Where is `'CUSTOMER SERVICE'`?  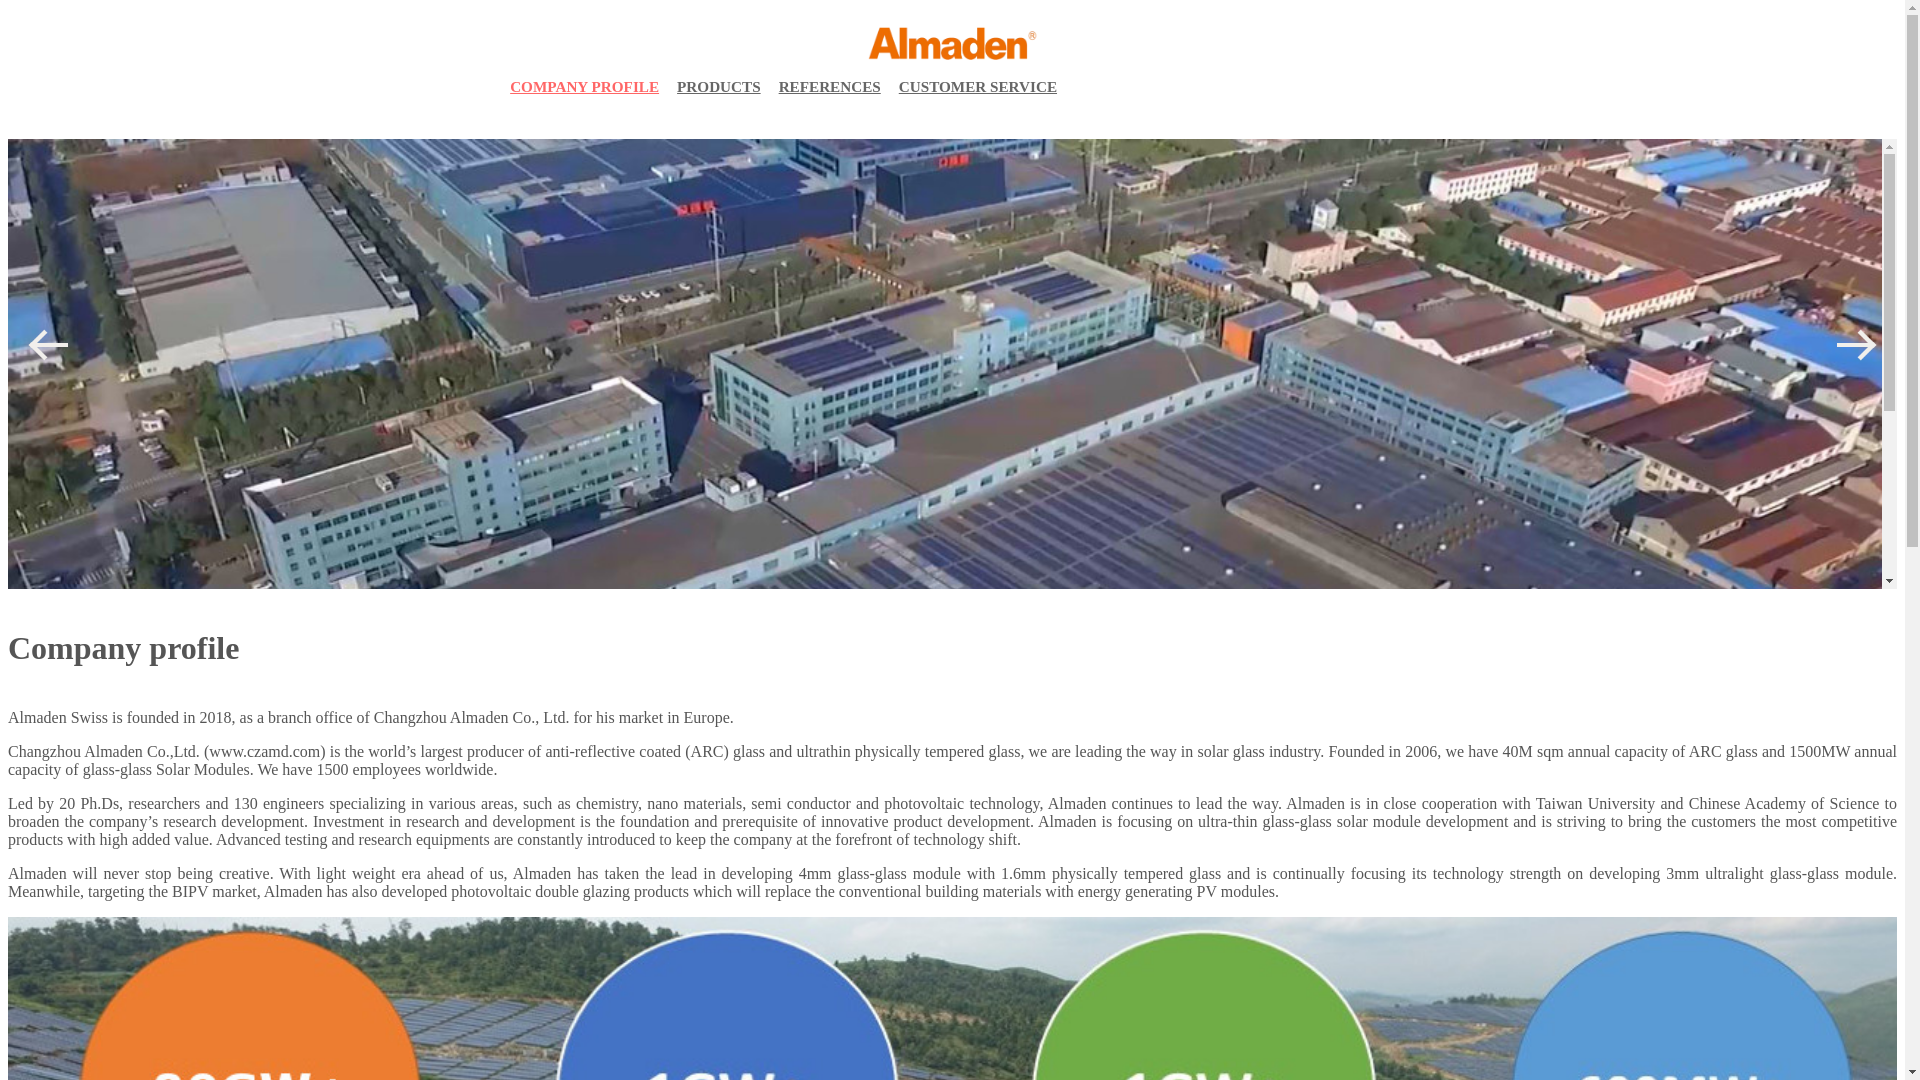
'CUSTOMER SERVICE' is located at coordinates (978, 86).